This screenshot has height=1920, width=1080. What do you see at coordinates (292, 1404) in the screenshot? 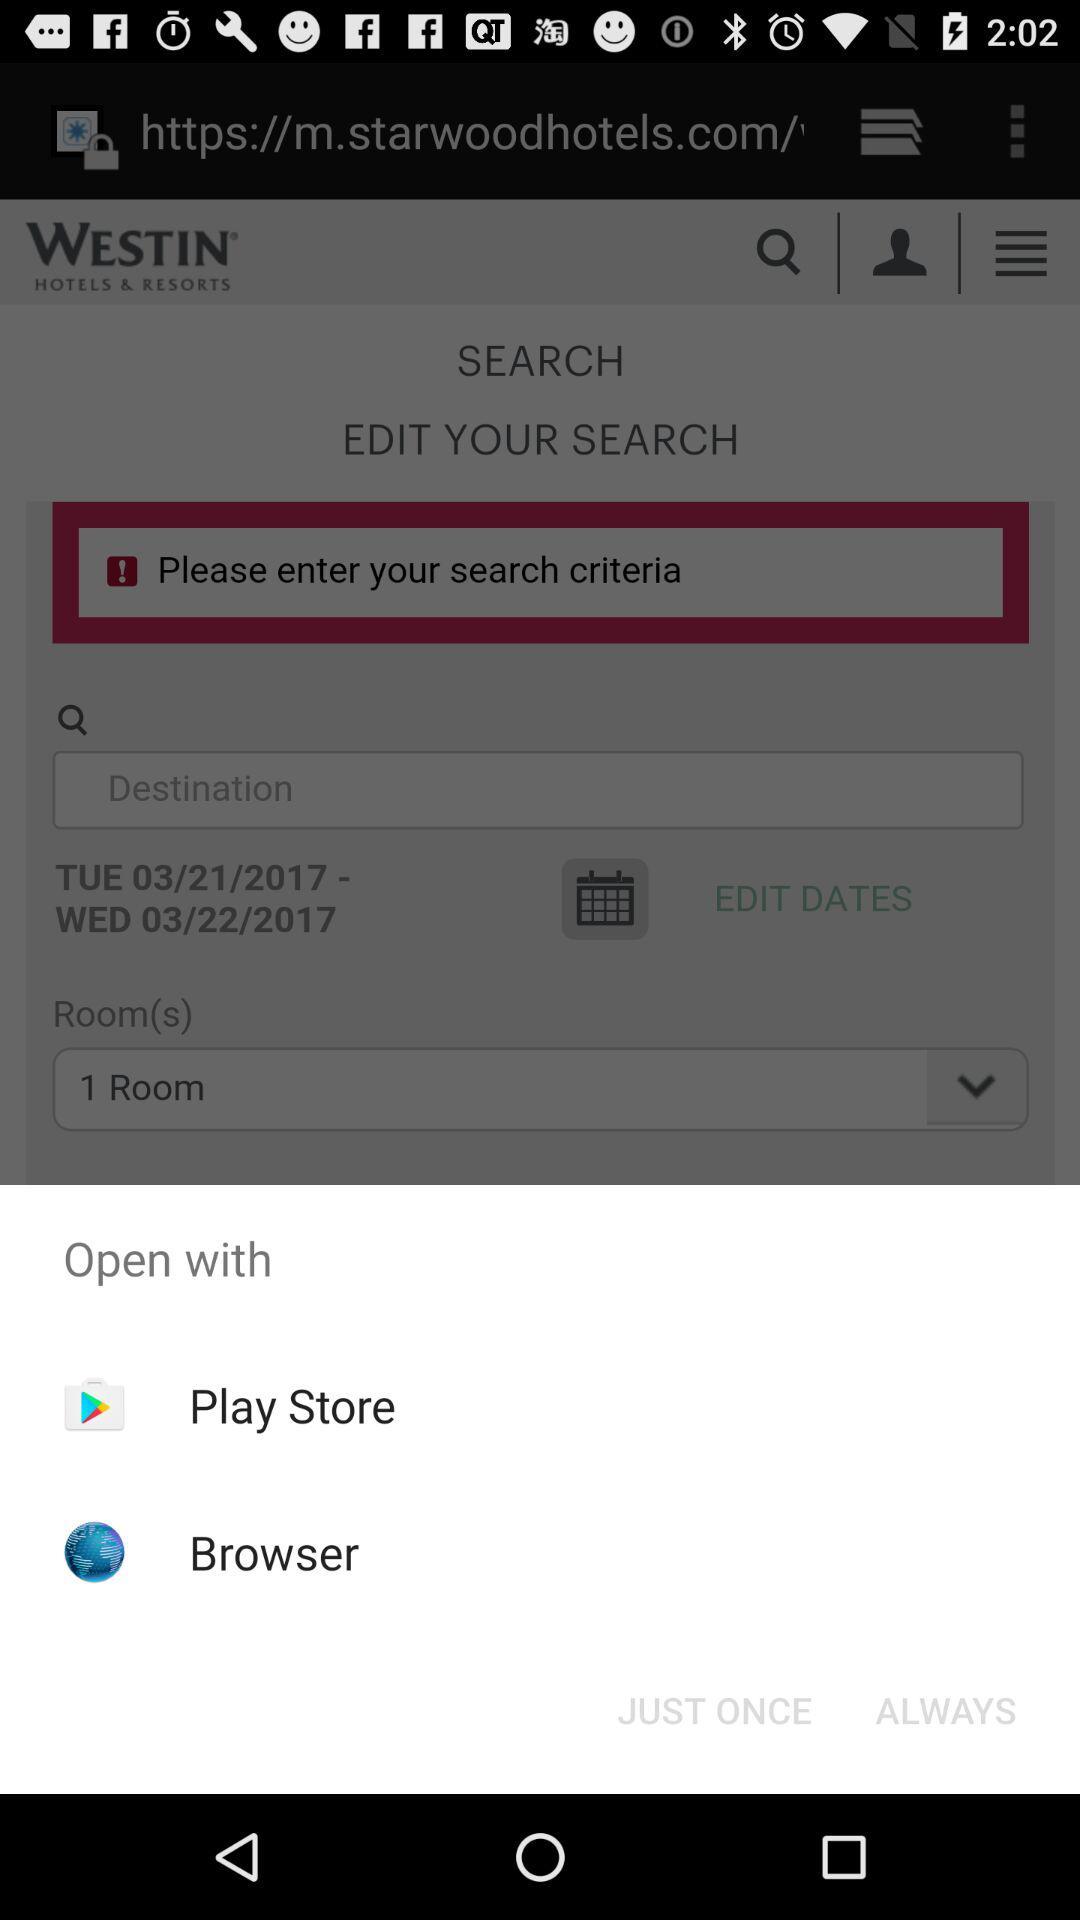
I see `the play store` at bounding box center [292, 1404].